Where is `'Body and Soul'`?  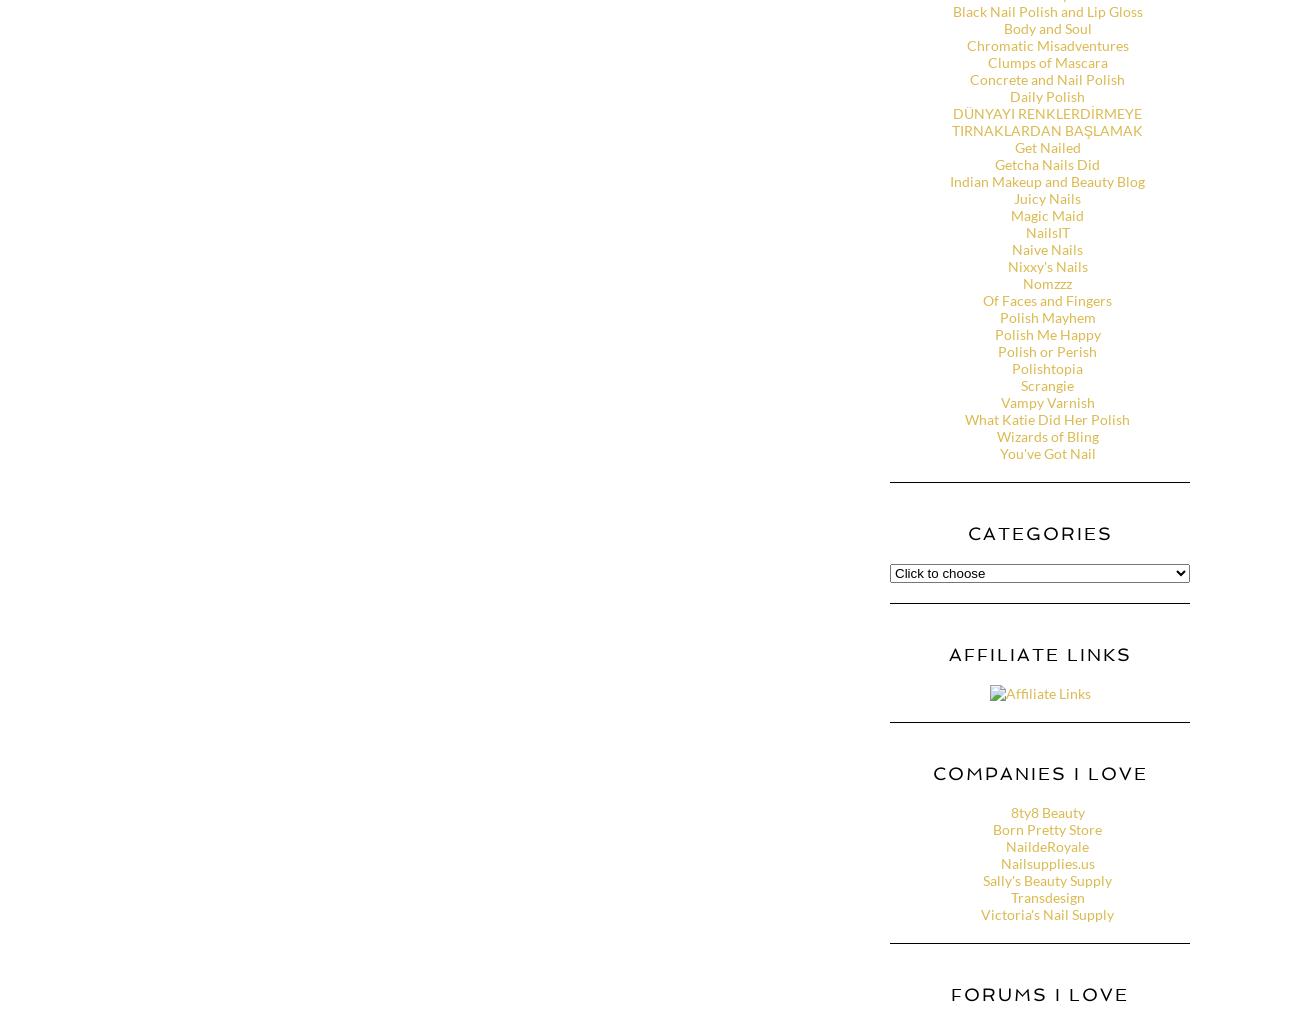 'Body and Soul' is located at coordinates (1047, 27).